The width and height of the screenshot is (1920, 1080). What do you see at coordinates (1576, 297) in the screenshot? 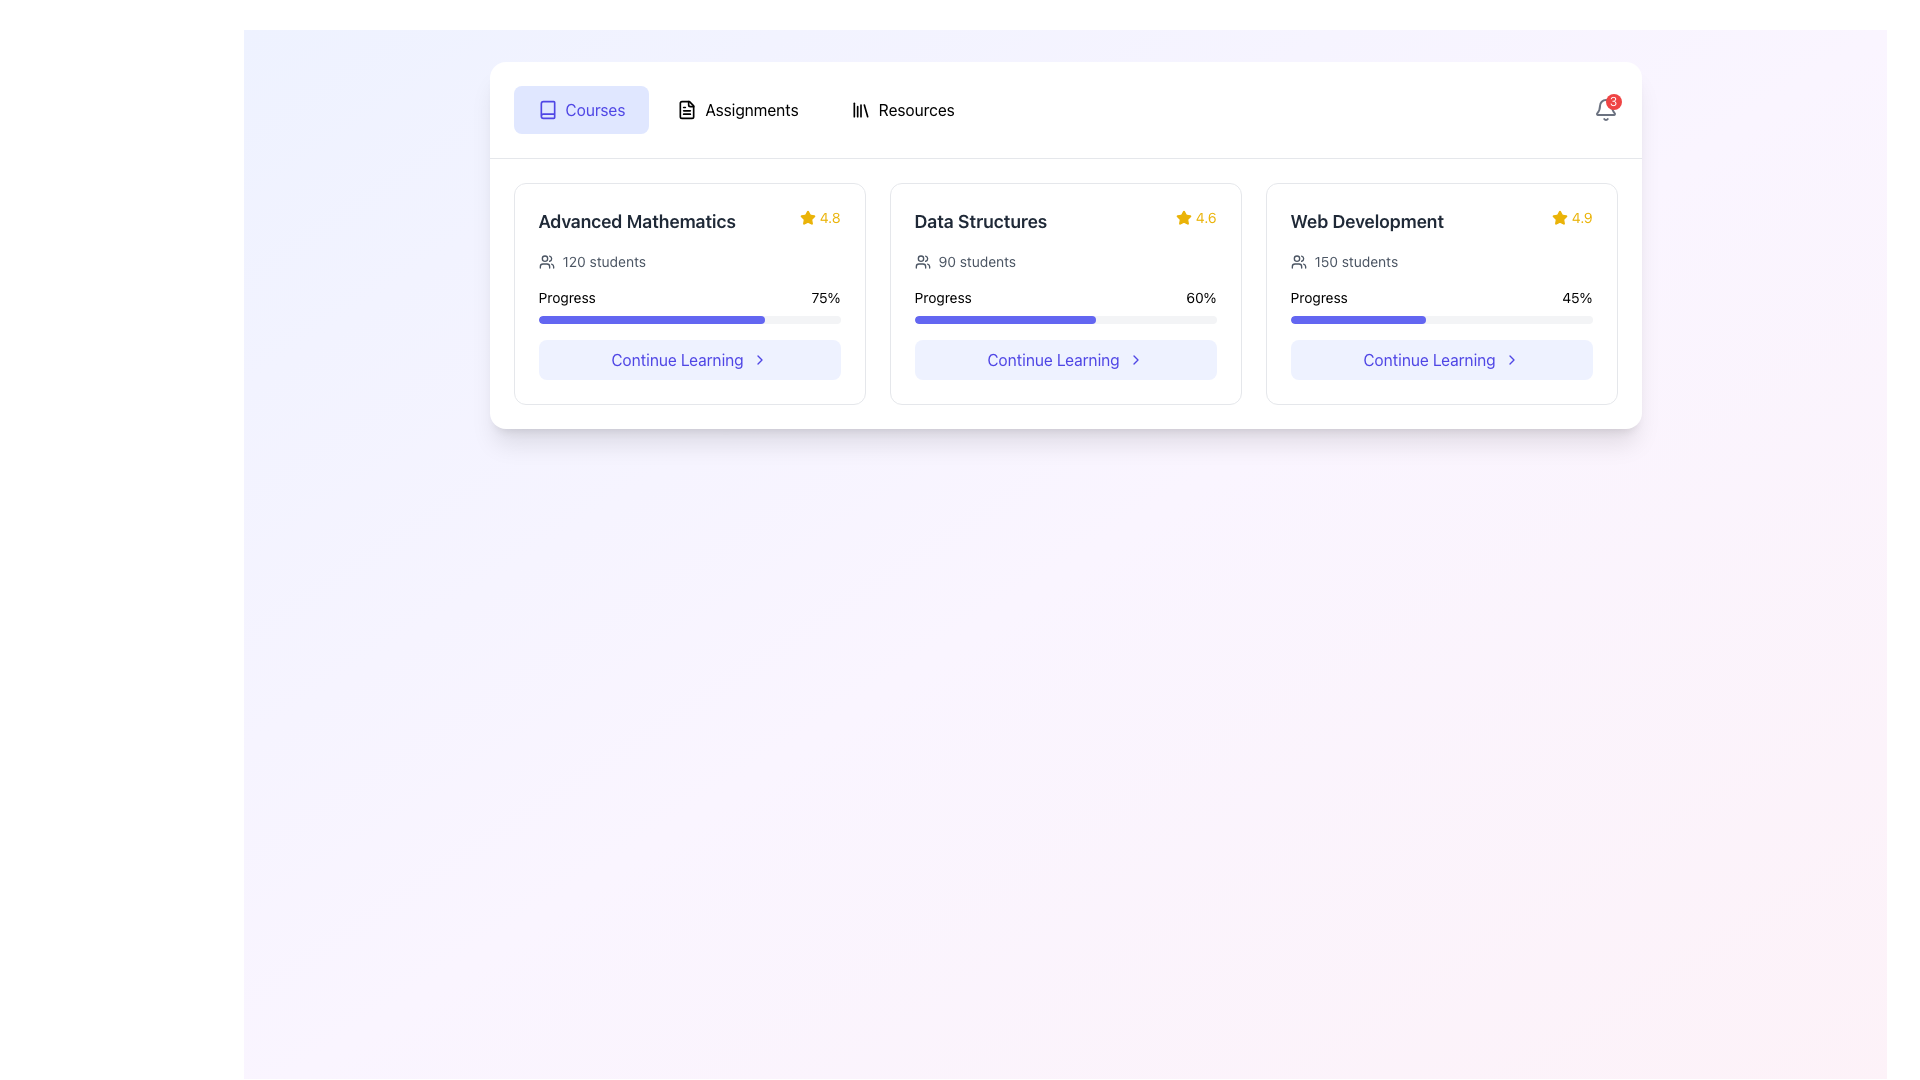
I see `text displayed in the bold label indicating progress, which shows '45%' near the progress bar in the Web Development section` at bounding box center [1576, 297].